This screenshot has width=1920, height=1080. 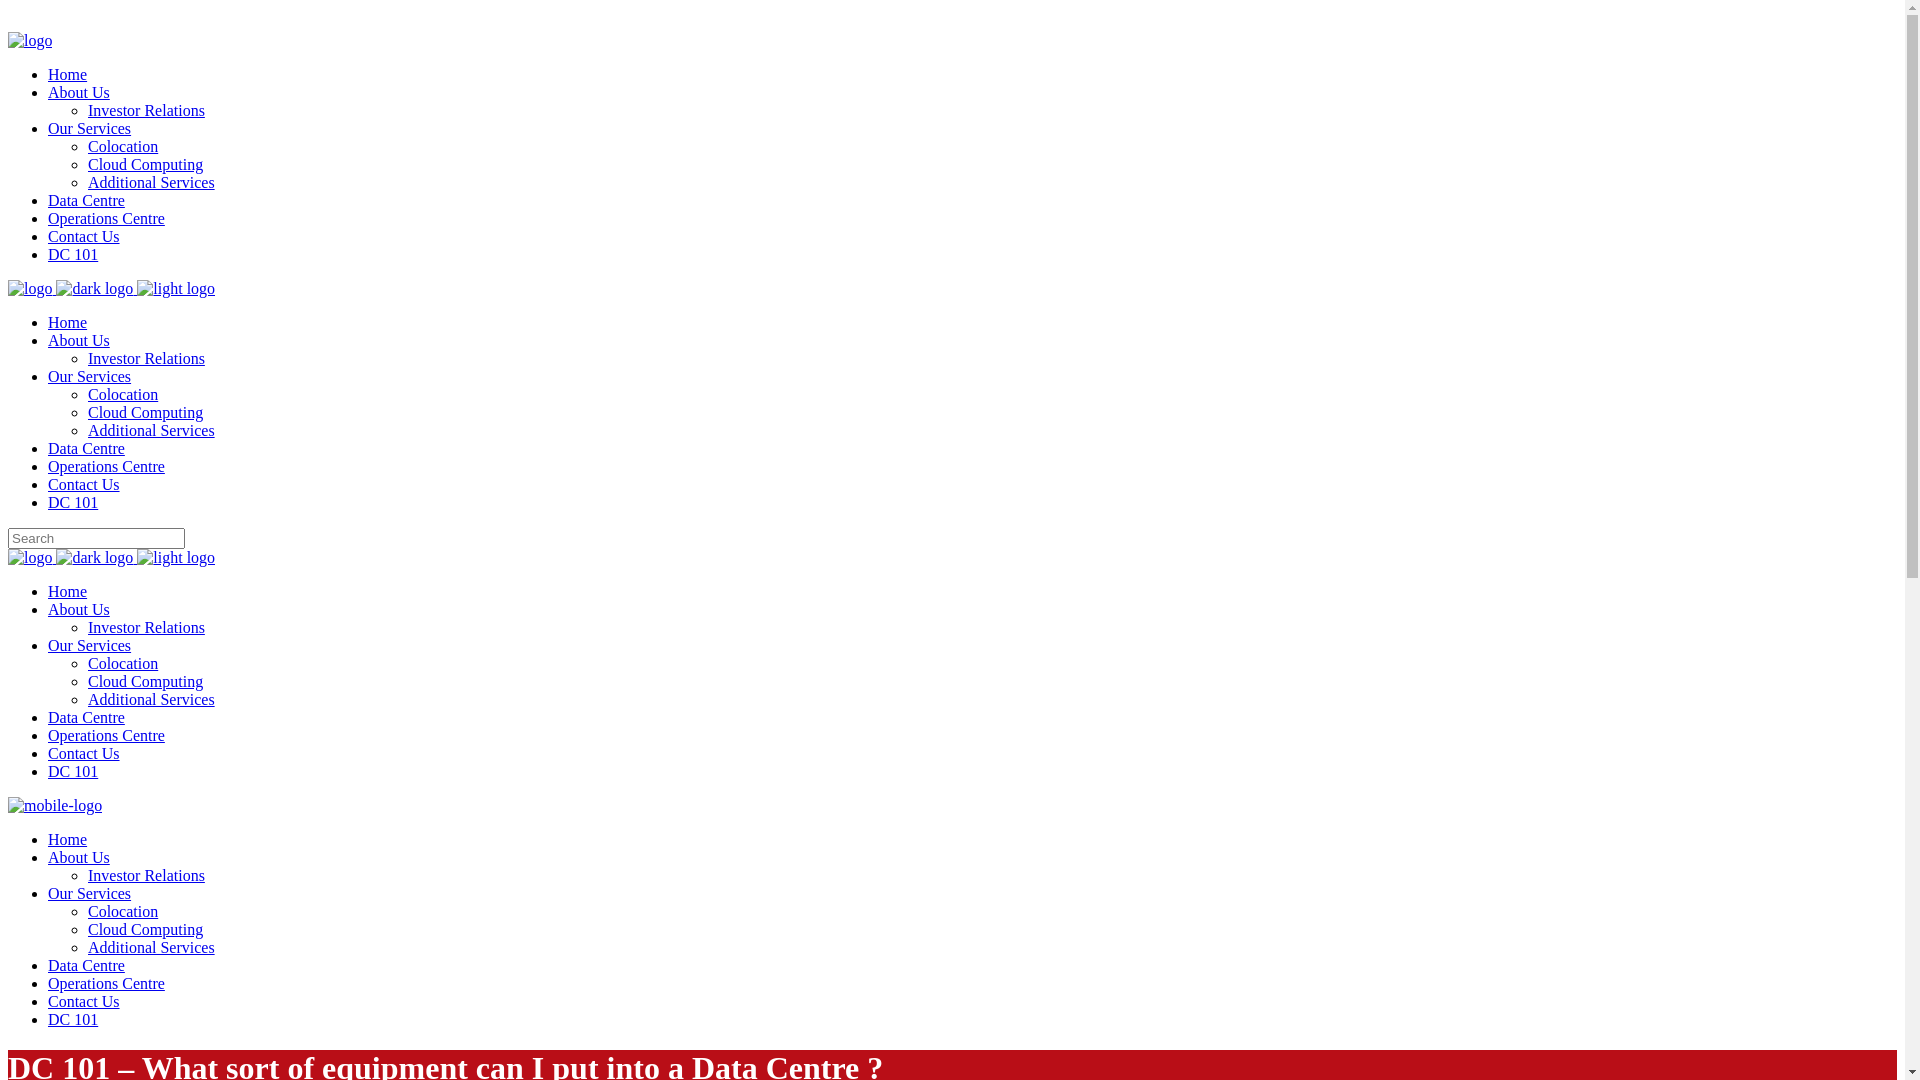 I want to click on 'Our Services', so click(x=88, y=128).